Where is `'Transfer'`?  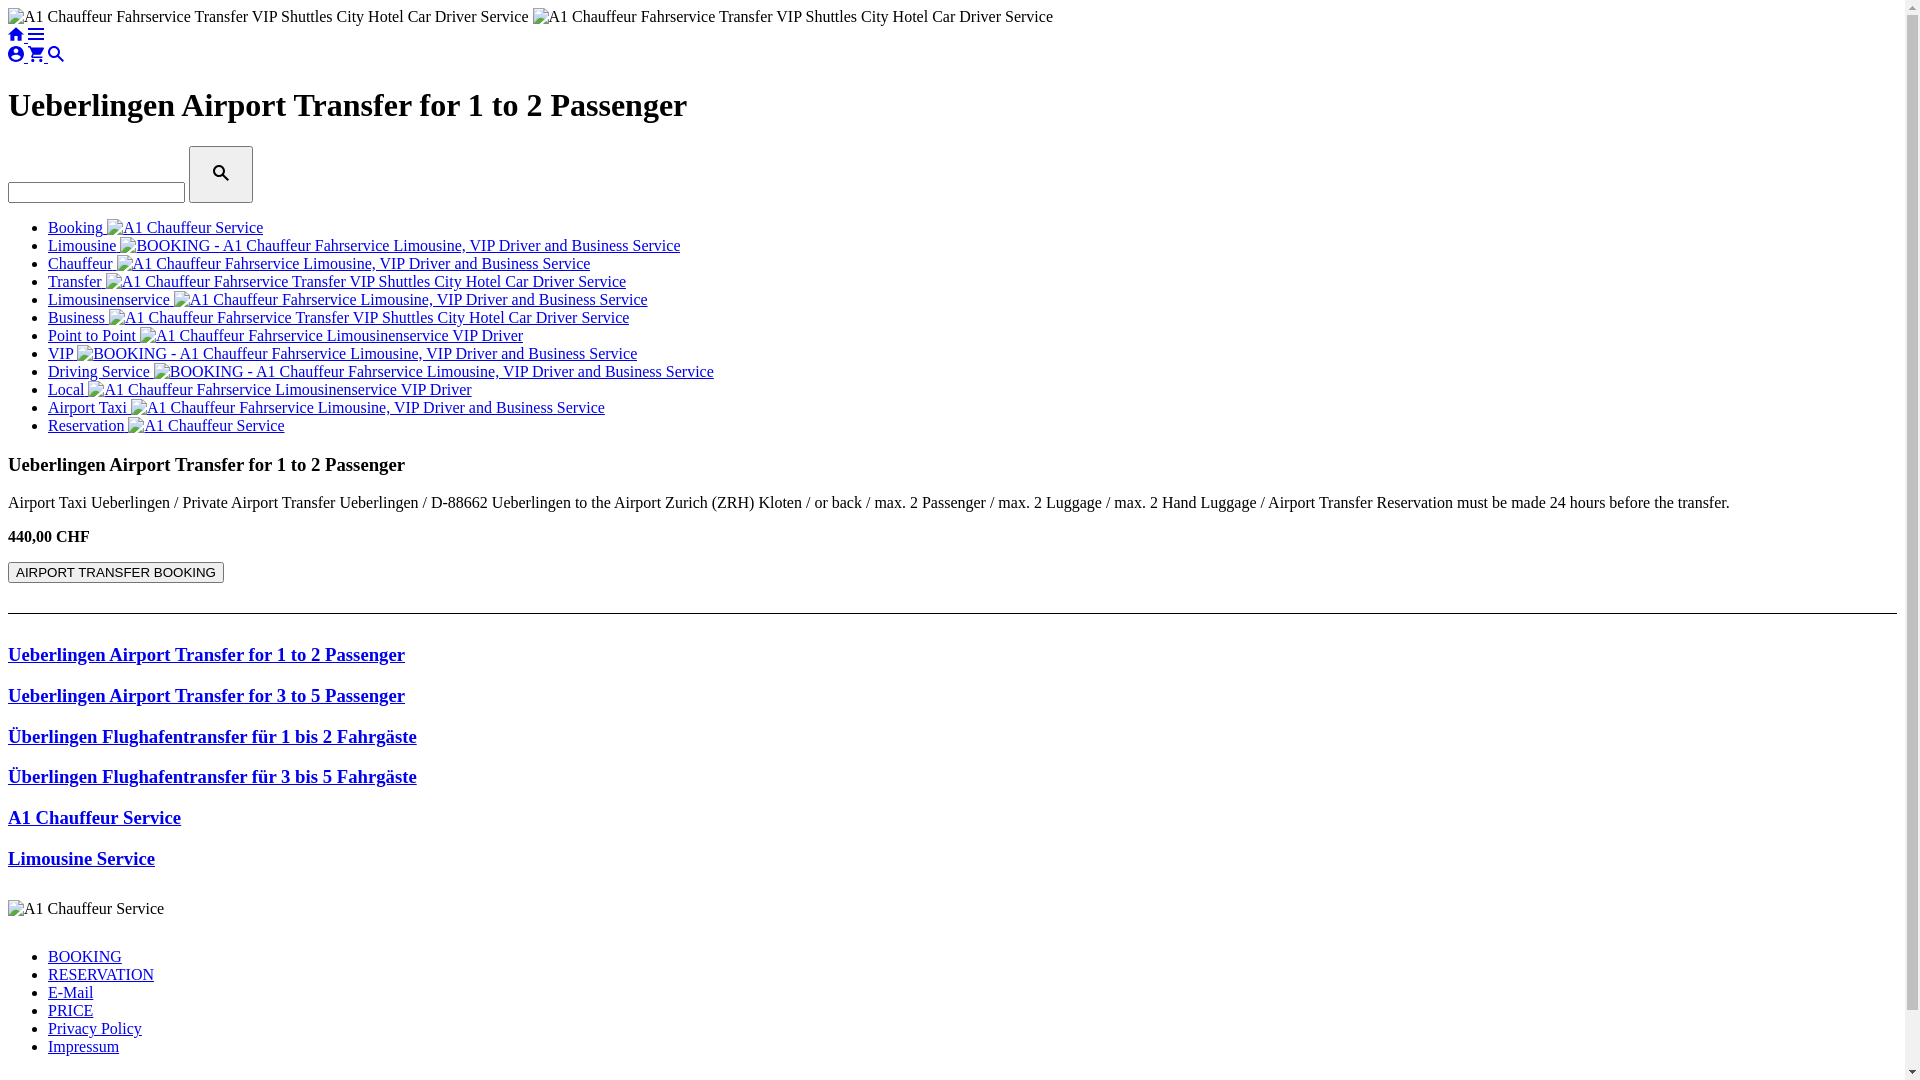 'Transfer' is located at coordinates (48, 281).